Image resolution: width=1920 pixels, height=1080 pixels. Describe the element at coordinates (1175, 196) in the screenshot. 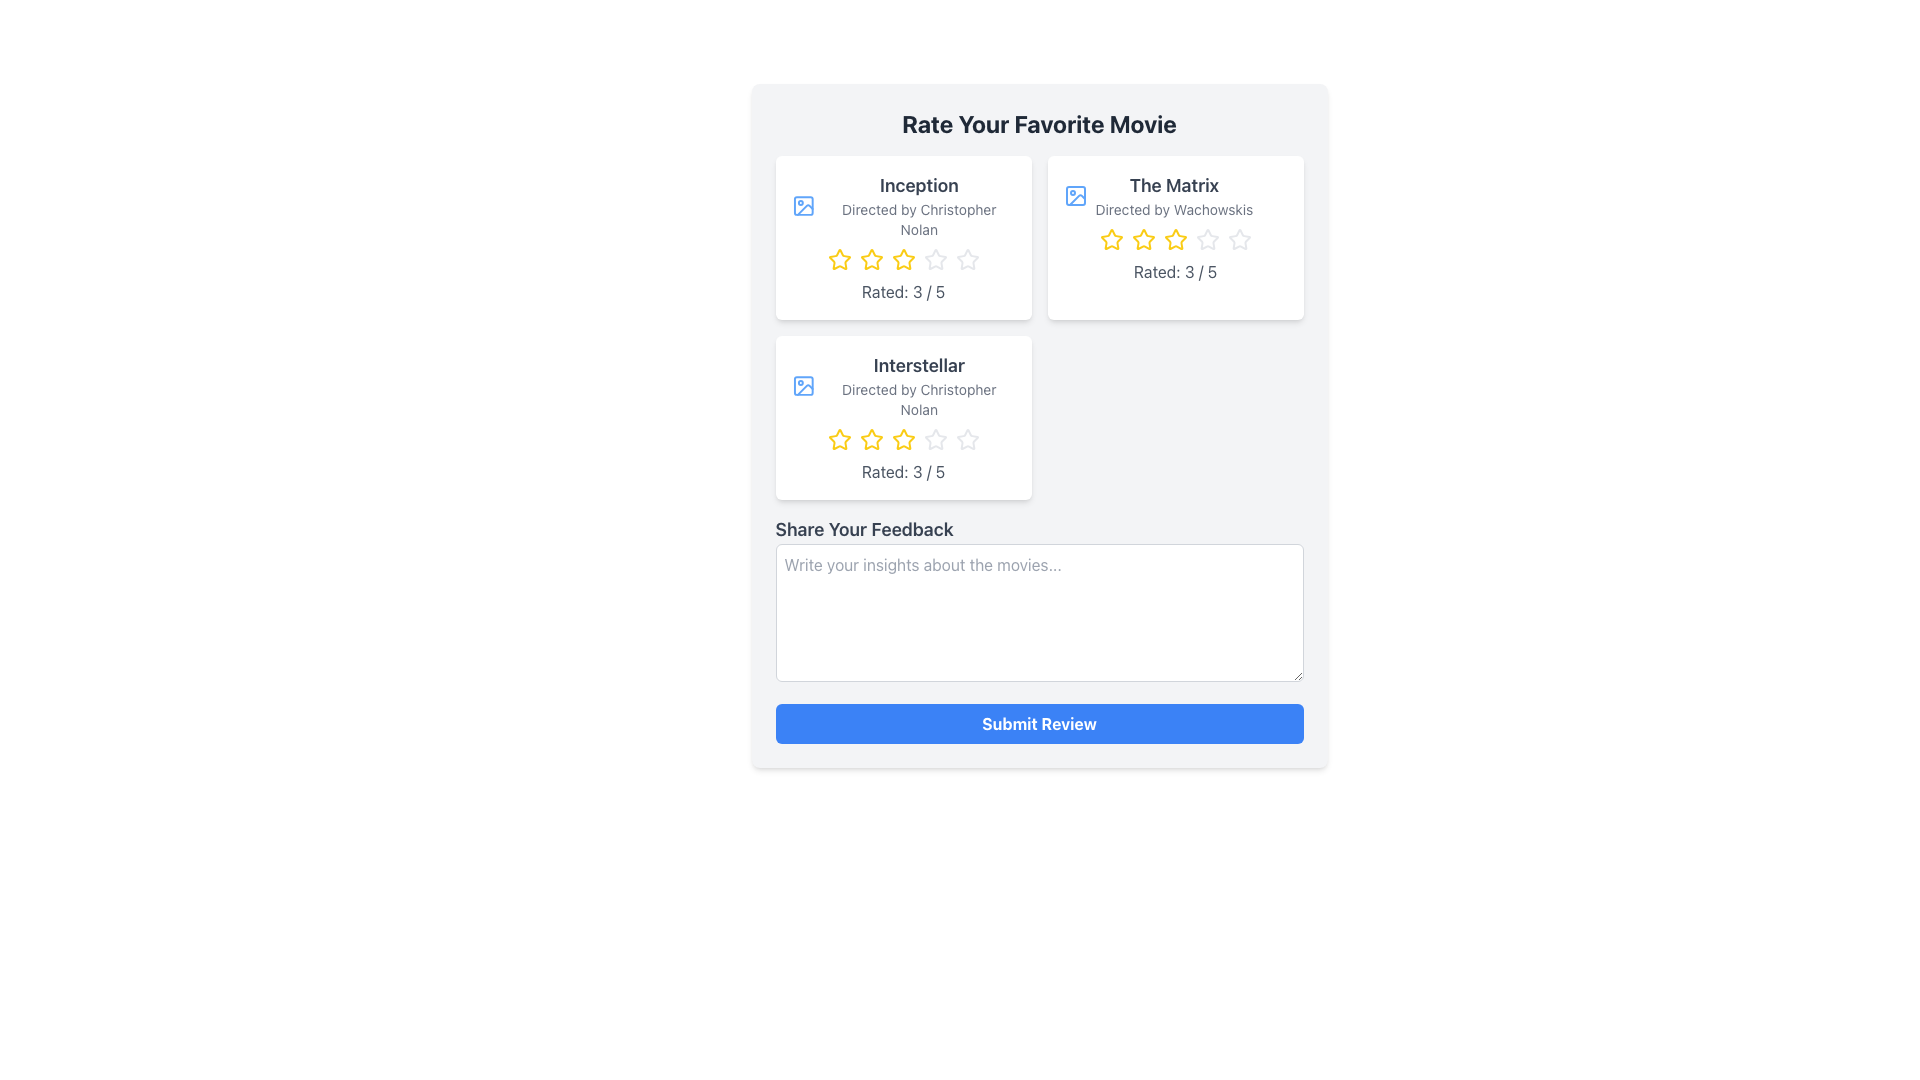

I see `the thumbnail or text of the movie 'The Matrix'` at that location.